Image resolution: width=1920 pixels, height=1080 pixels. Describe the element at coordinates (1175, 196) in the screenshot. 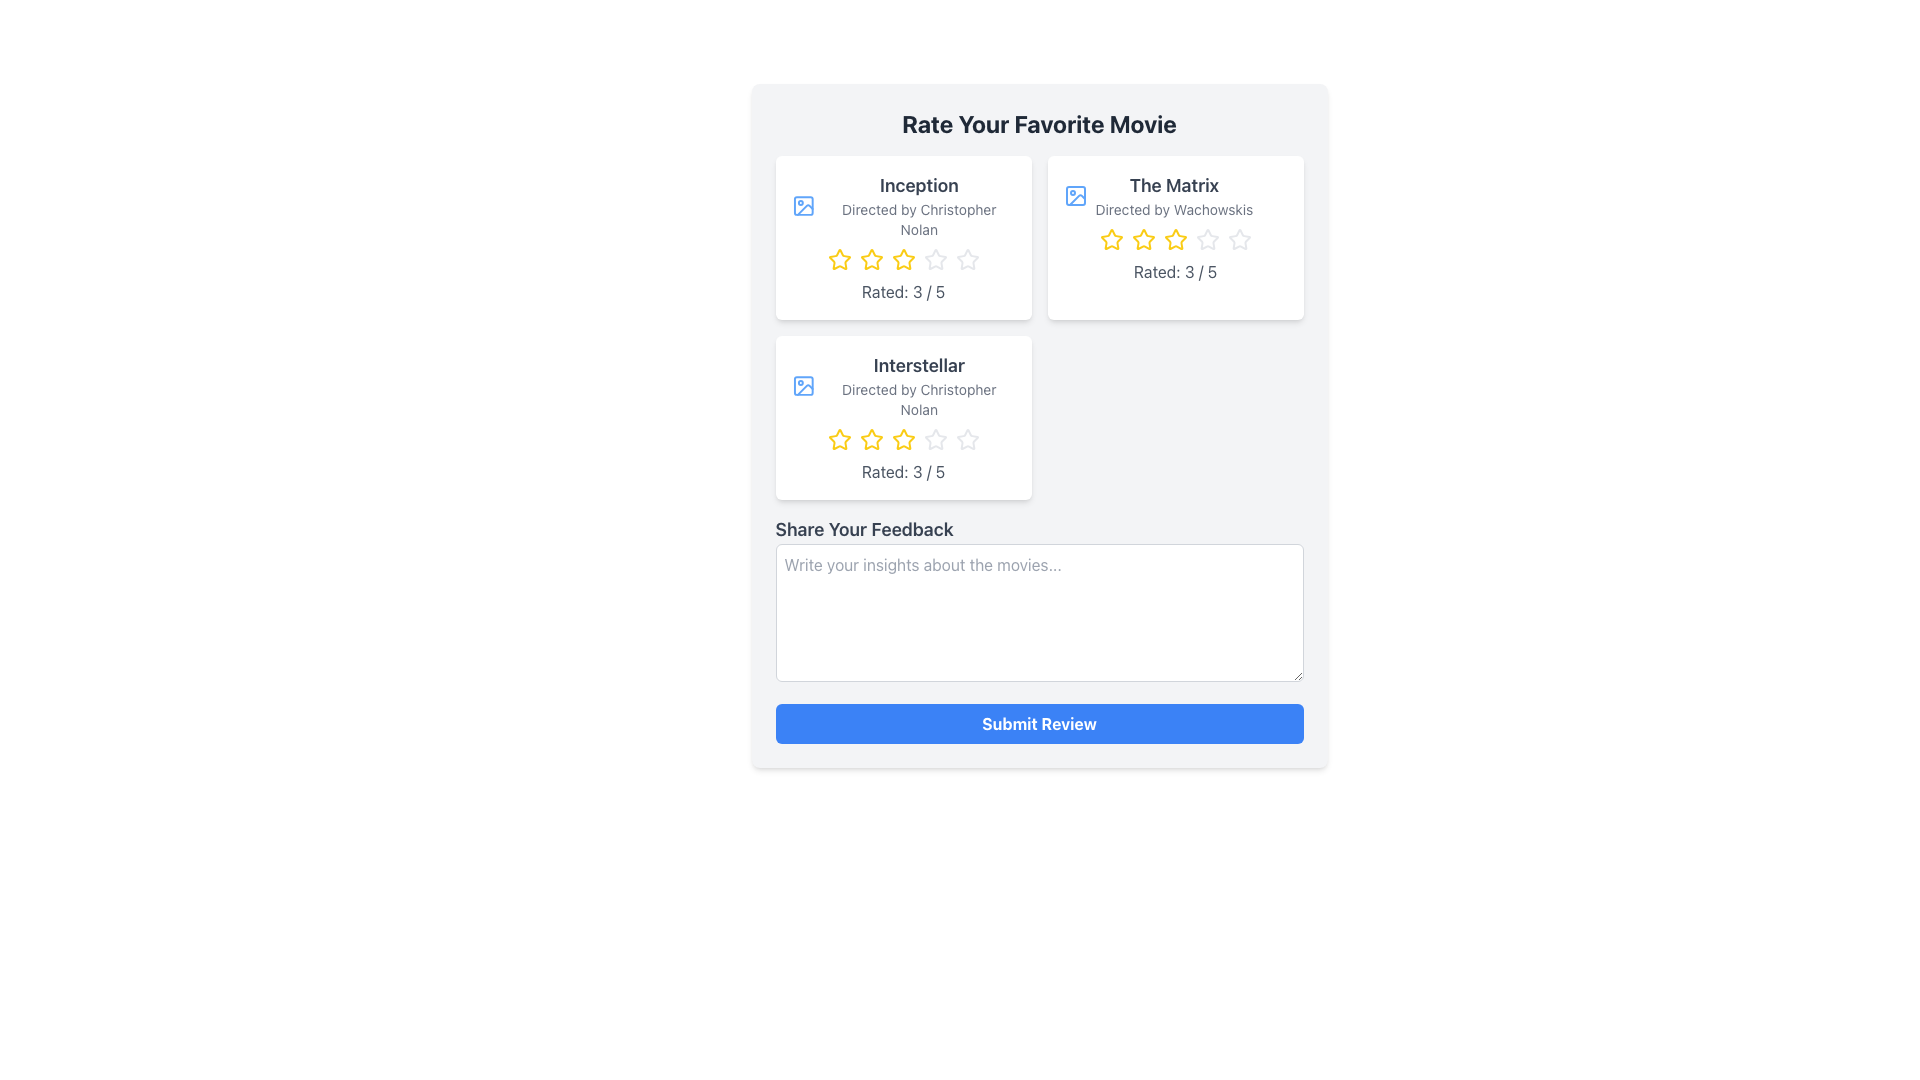

I see `the thumbnail or text of the movie 'The Matrix'` at that location.